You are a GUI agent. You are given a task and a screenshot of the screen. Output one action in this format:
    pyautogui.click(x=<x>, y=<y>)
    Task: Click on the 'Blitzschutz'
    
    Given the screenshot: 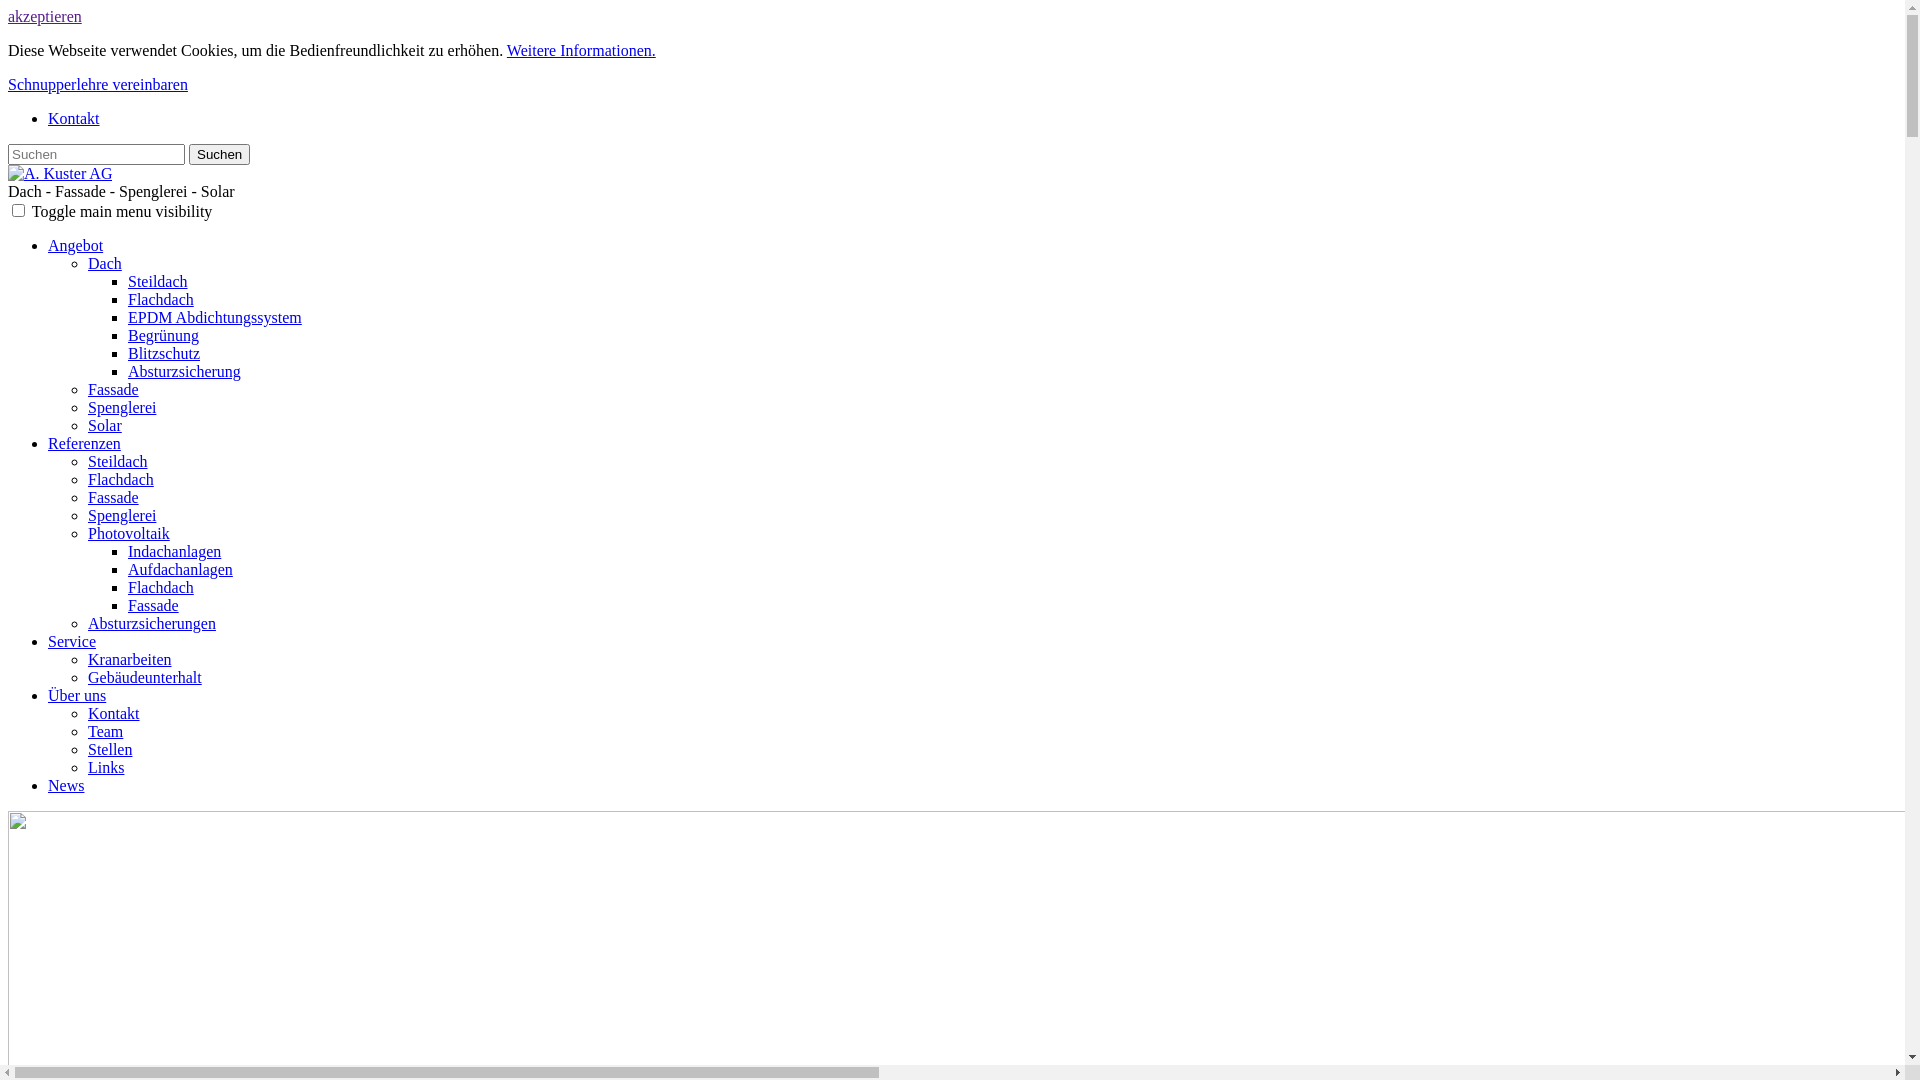 What is the action you would take?
    pyautogui.click(x=163, y=352)
    